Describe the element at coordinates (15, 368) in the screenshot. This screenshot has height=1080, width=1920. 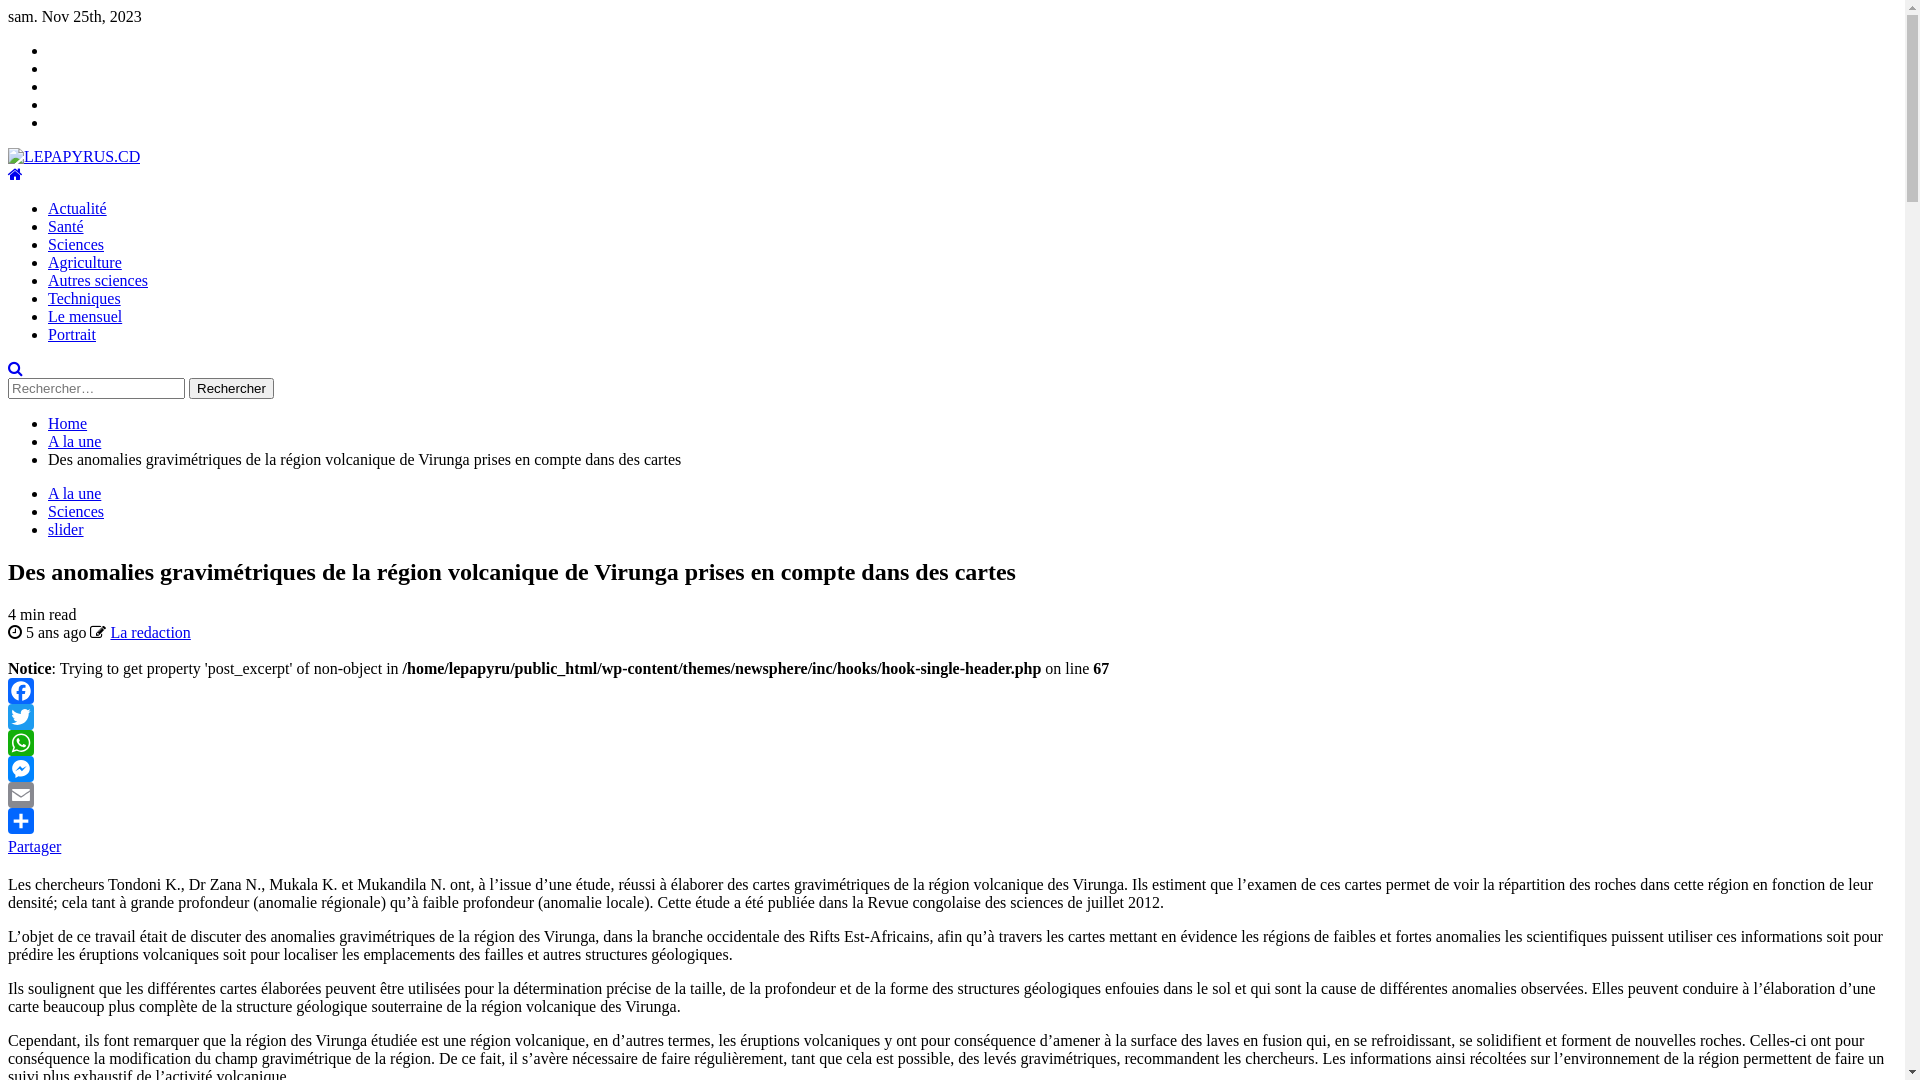
I see `'Search'` at that location.